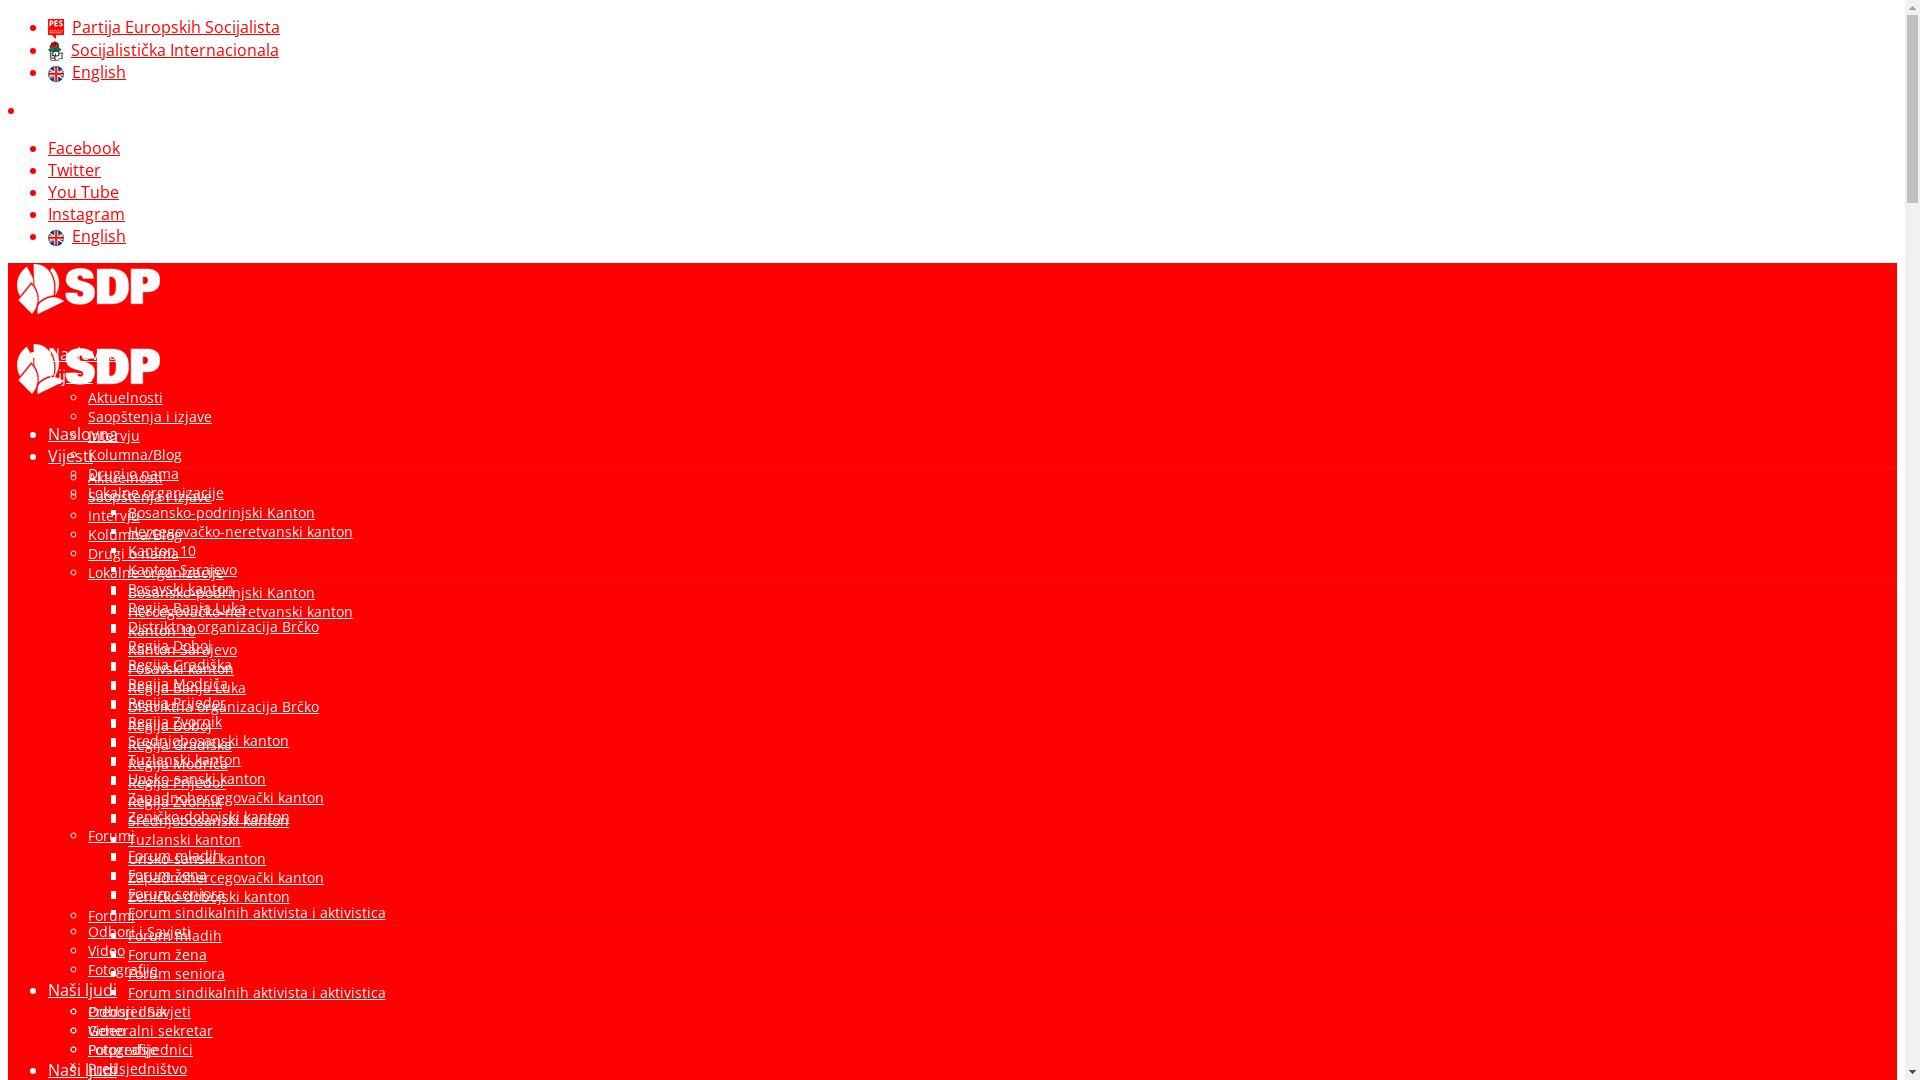  Describe the element at coordinates (221, 511) in the screenshot. I see `'Bosansko-podrinjski Kanton'` at that location.